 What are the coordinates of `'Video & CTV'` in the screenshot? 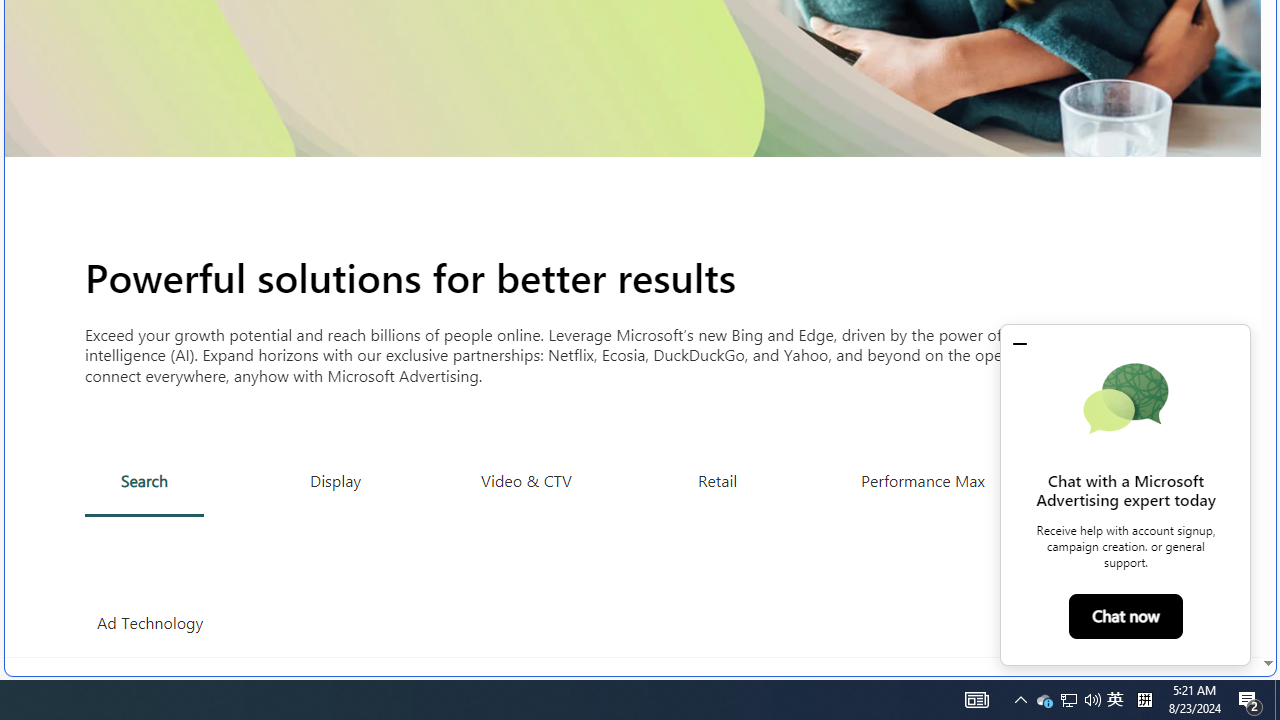 It's located at (526, 480).